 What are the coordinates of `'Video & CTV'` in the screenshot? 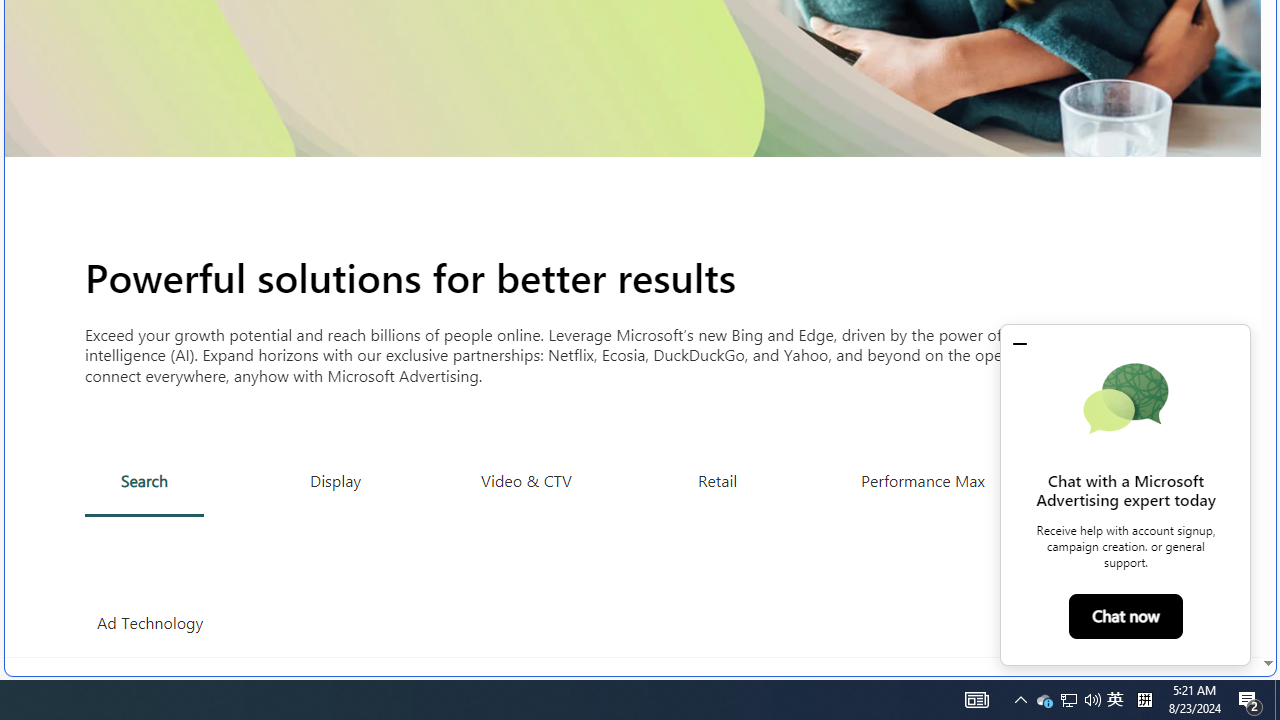 It's located at (526, 480).